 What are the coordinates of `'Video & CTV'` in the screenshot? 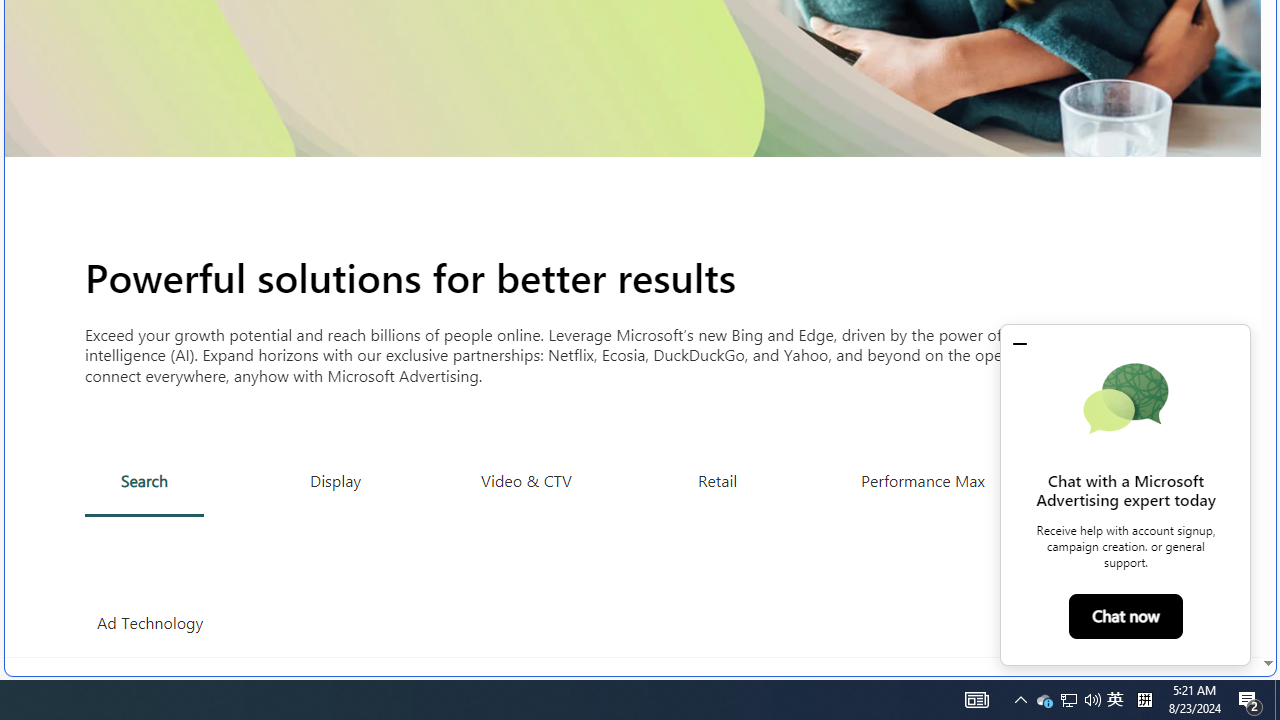 It's located at (526, 480).